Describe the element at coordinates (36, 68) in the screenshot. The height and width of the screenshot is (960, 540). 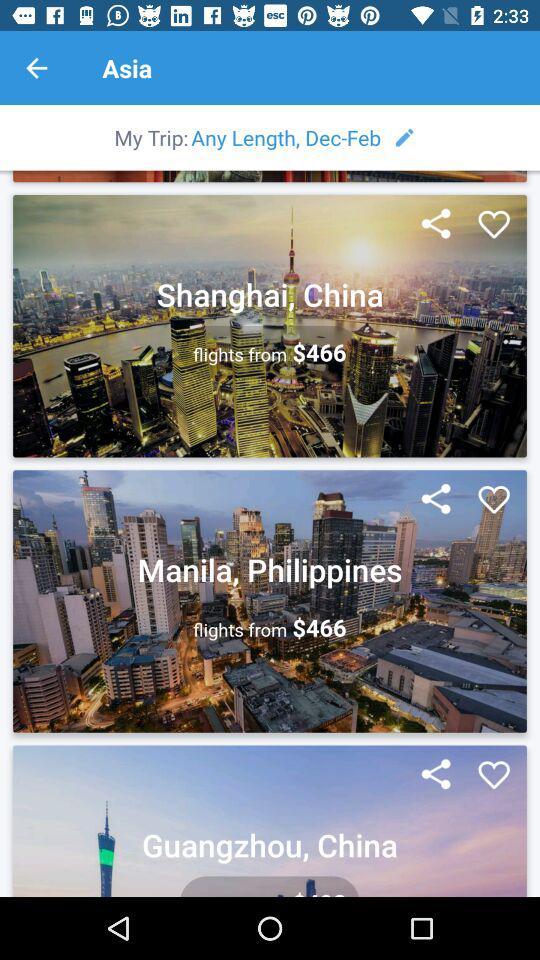
I see `go back` at that location.